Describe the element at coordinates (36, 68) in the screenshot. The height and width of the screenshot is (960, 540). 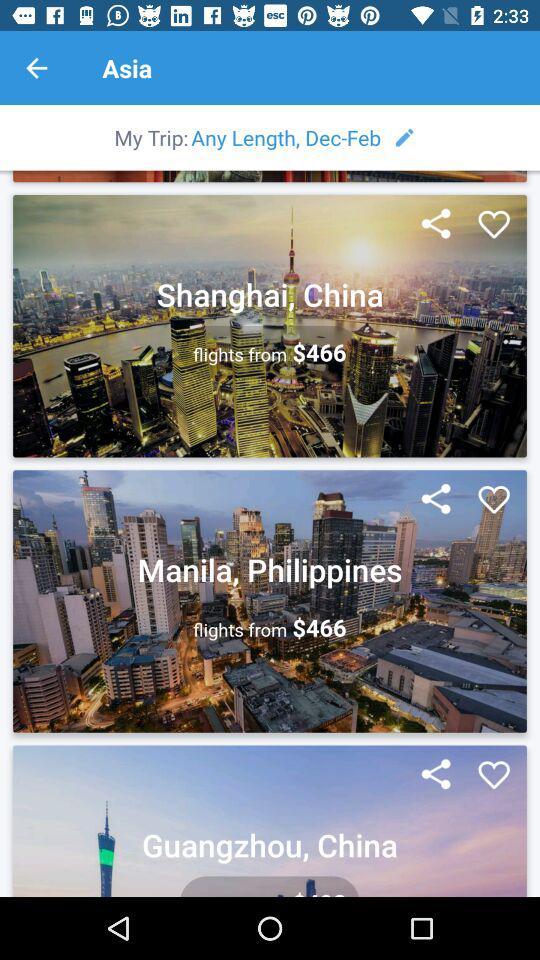
I see `go back` at that location.